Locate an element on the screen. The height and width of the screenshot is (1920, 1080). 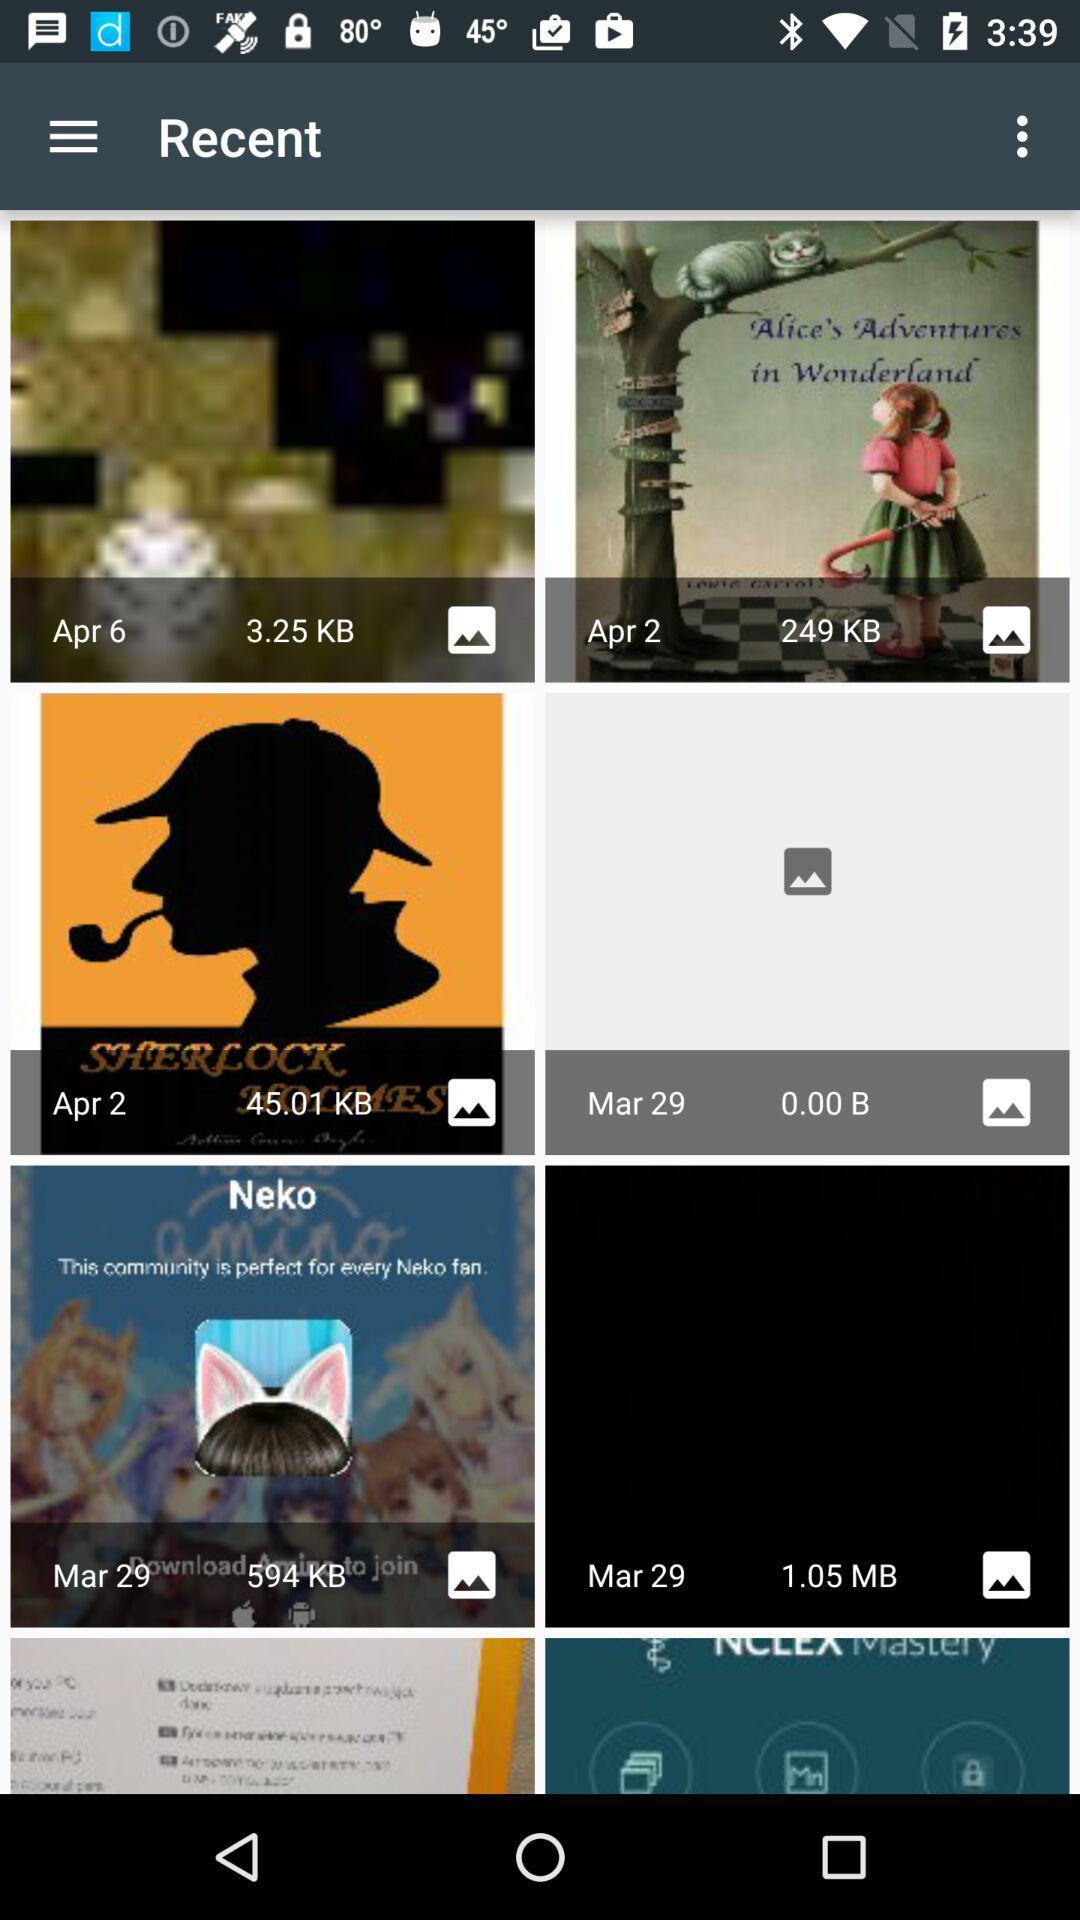
the icon to the right of the recent is located at coordinates (1027, 135).